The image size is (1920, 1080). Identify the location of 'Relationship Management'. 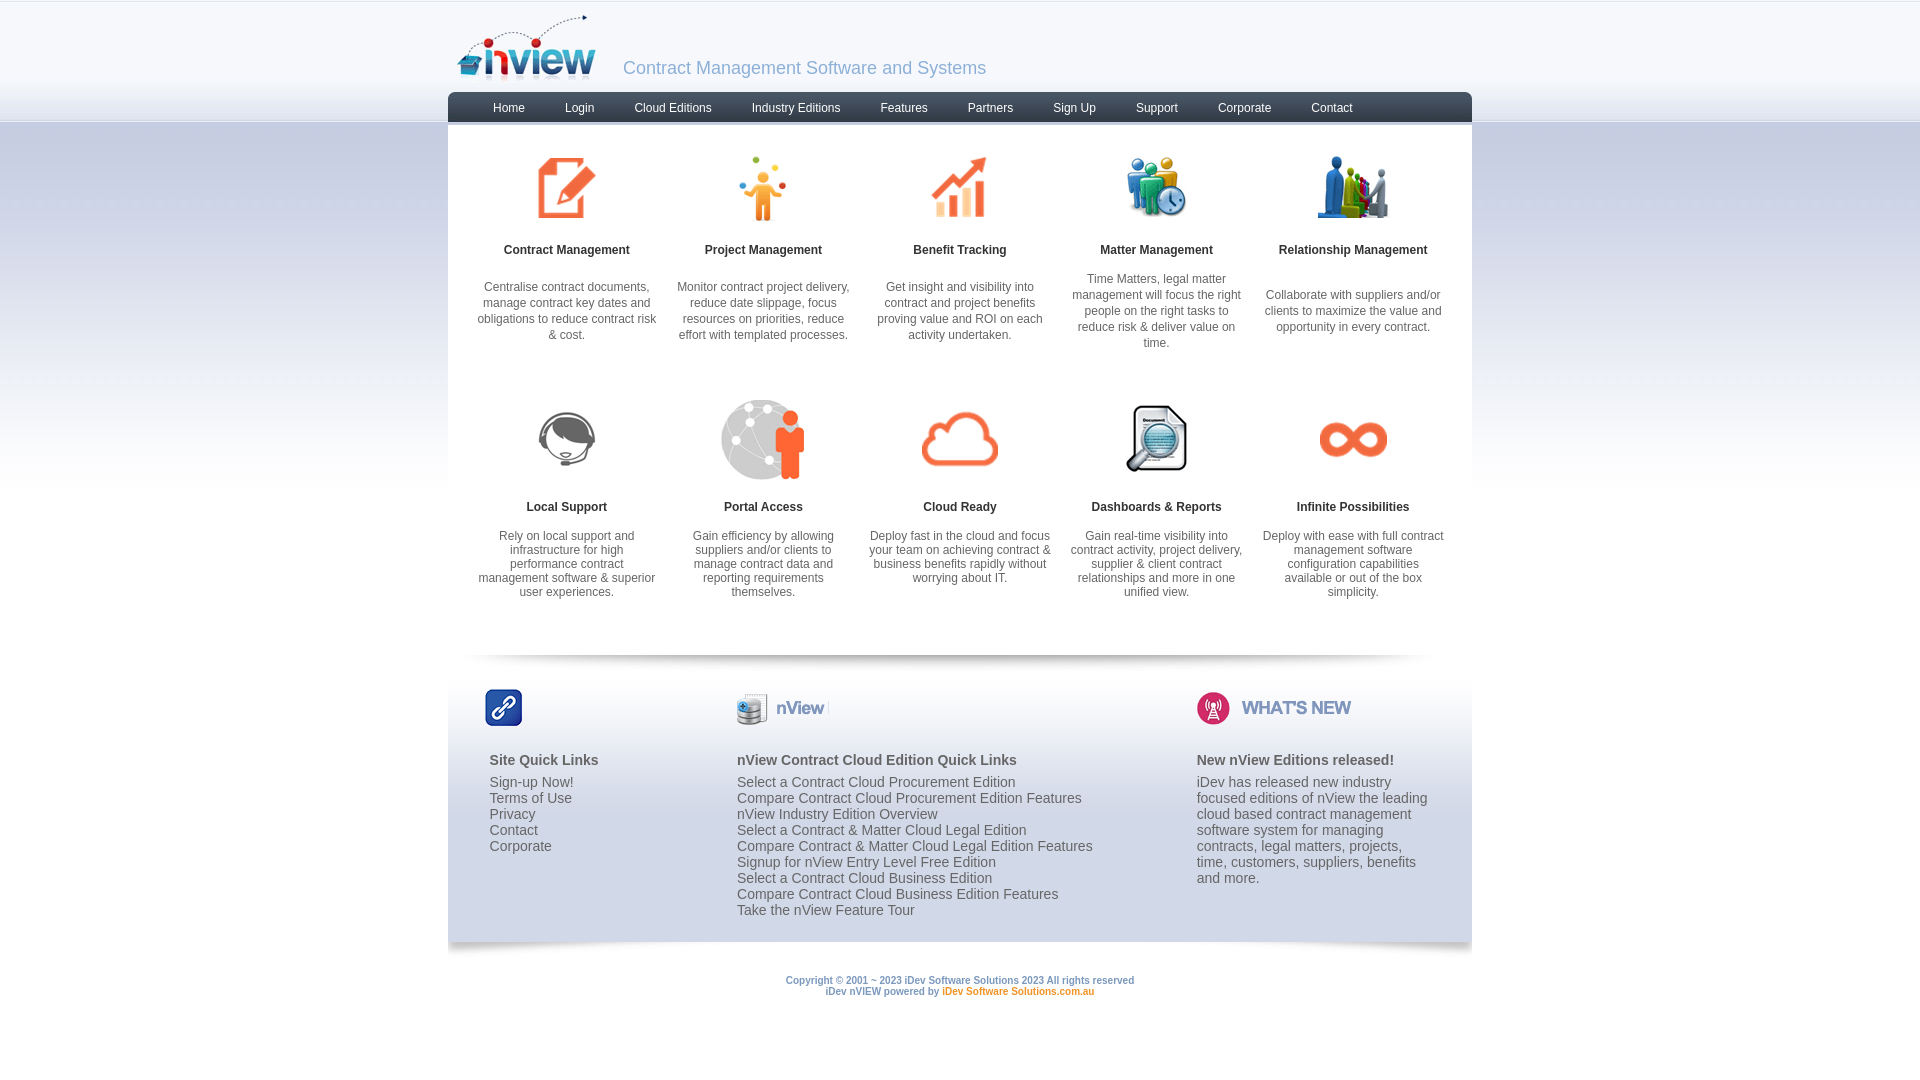
(1353, 249).